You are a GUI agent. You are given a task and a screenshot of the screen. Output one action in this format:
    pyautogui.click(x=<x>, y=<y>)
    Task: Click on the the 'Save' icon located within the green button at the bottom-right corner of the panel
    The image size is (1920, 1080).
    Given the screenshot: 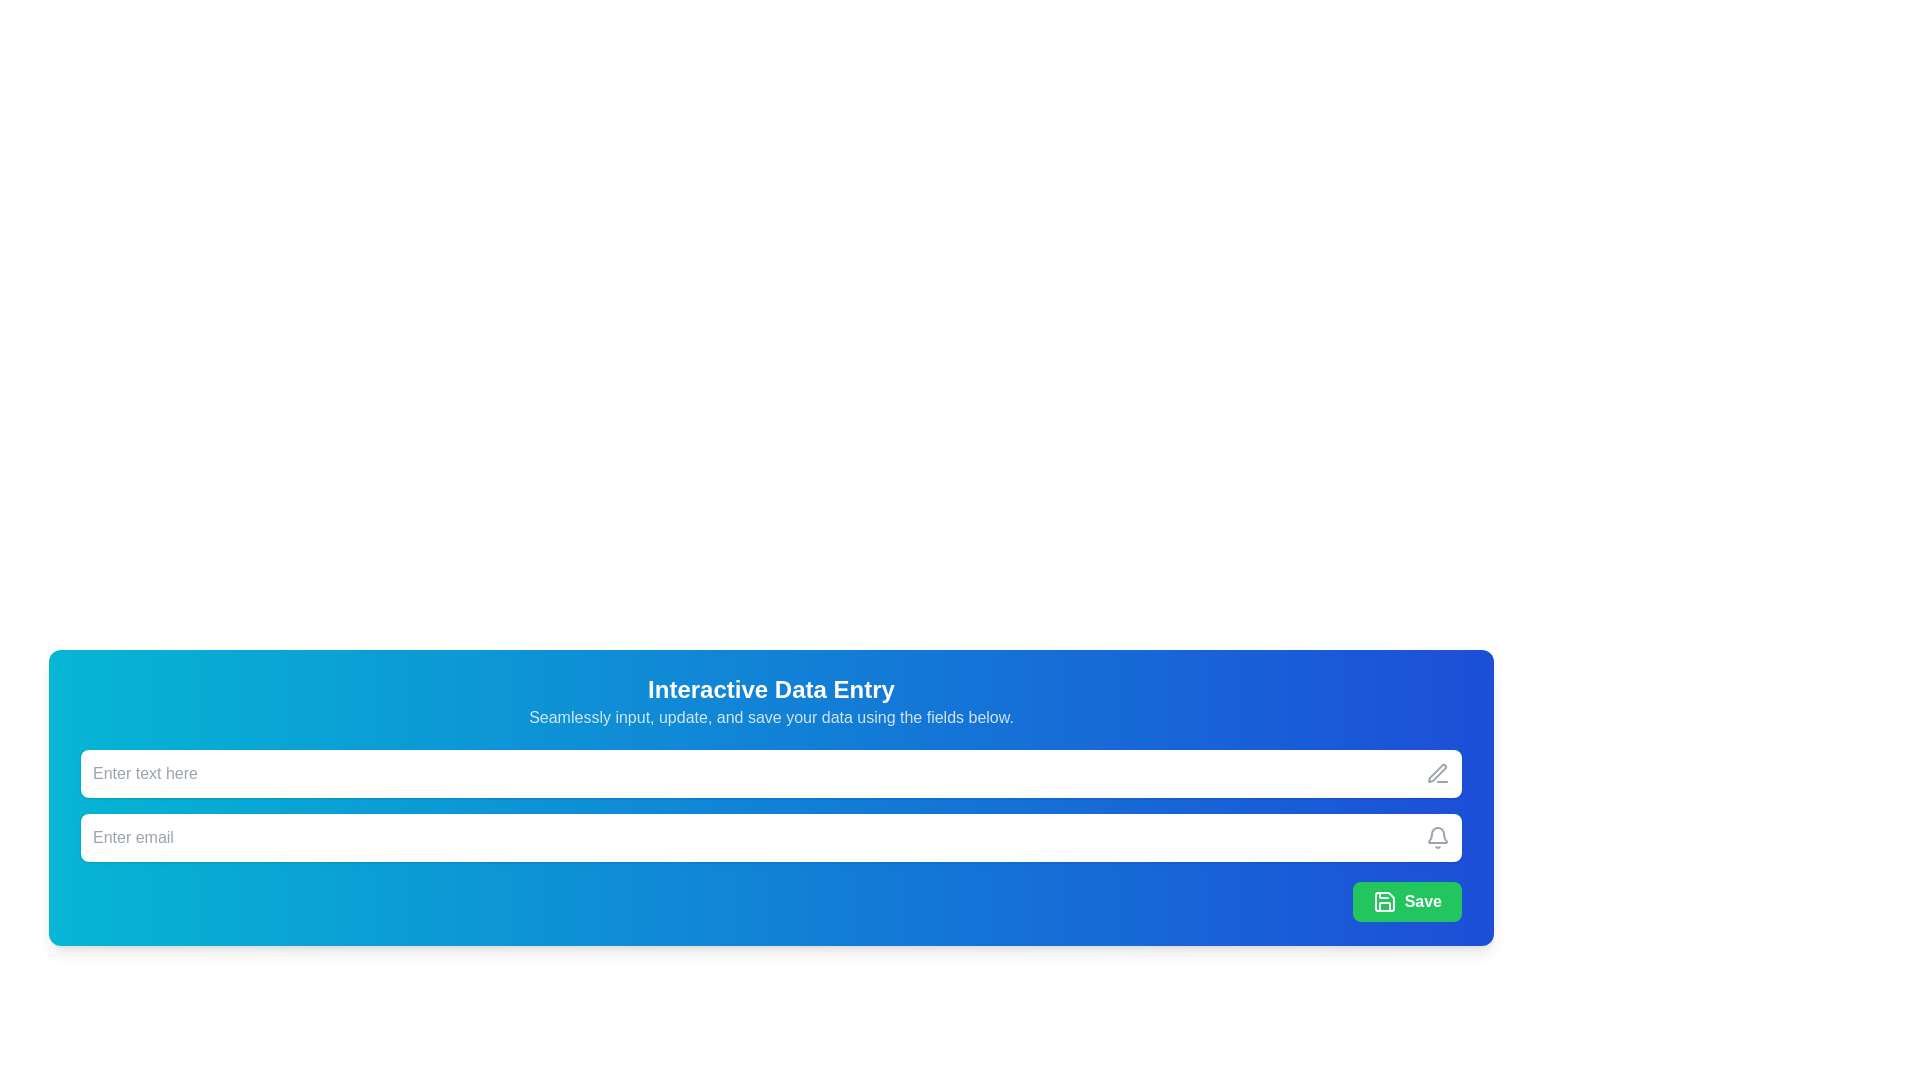 What is the action you would take?
    pyautogui.click(x=1383, y=902)
    